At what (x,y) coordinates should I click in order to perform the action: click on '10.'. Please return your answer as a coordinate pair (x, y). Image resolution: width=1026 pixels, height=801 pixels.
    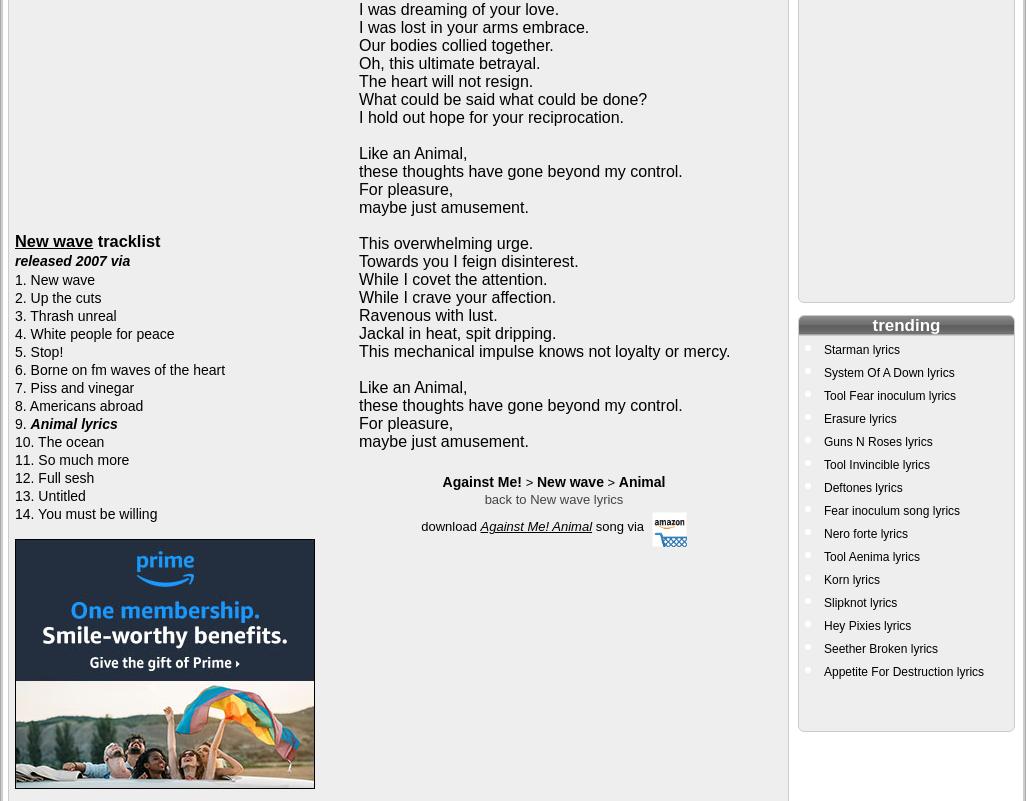
    Looking at the image, I should click on (26, 441).